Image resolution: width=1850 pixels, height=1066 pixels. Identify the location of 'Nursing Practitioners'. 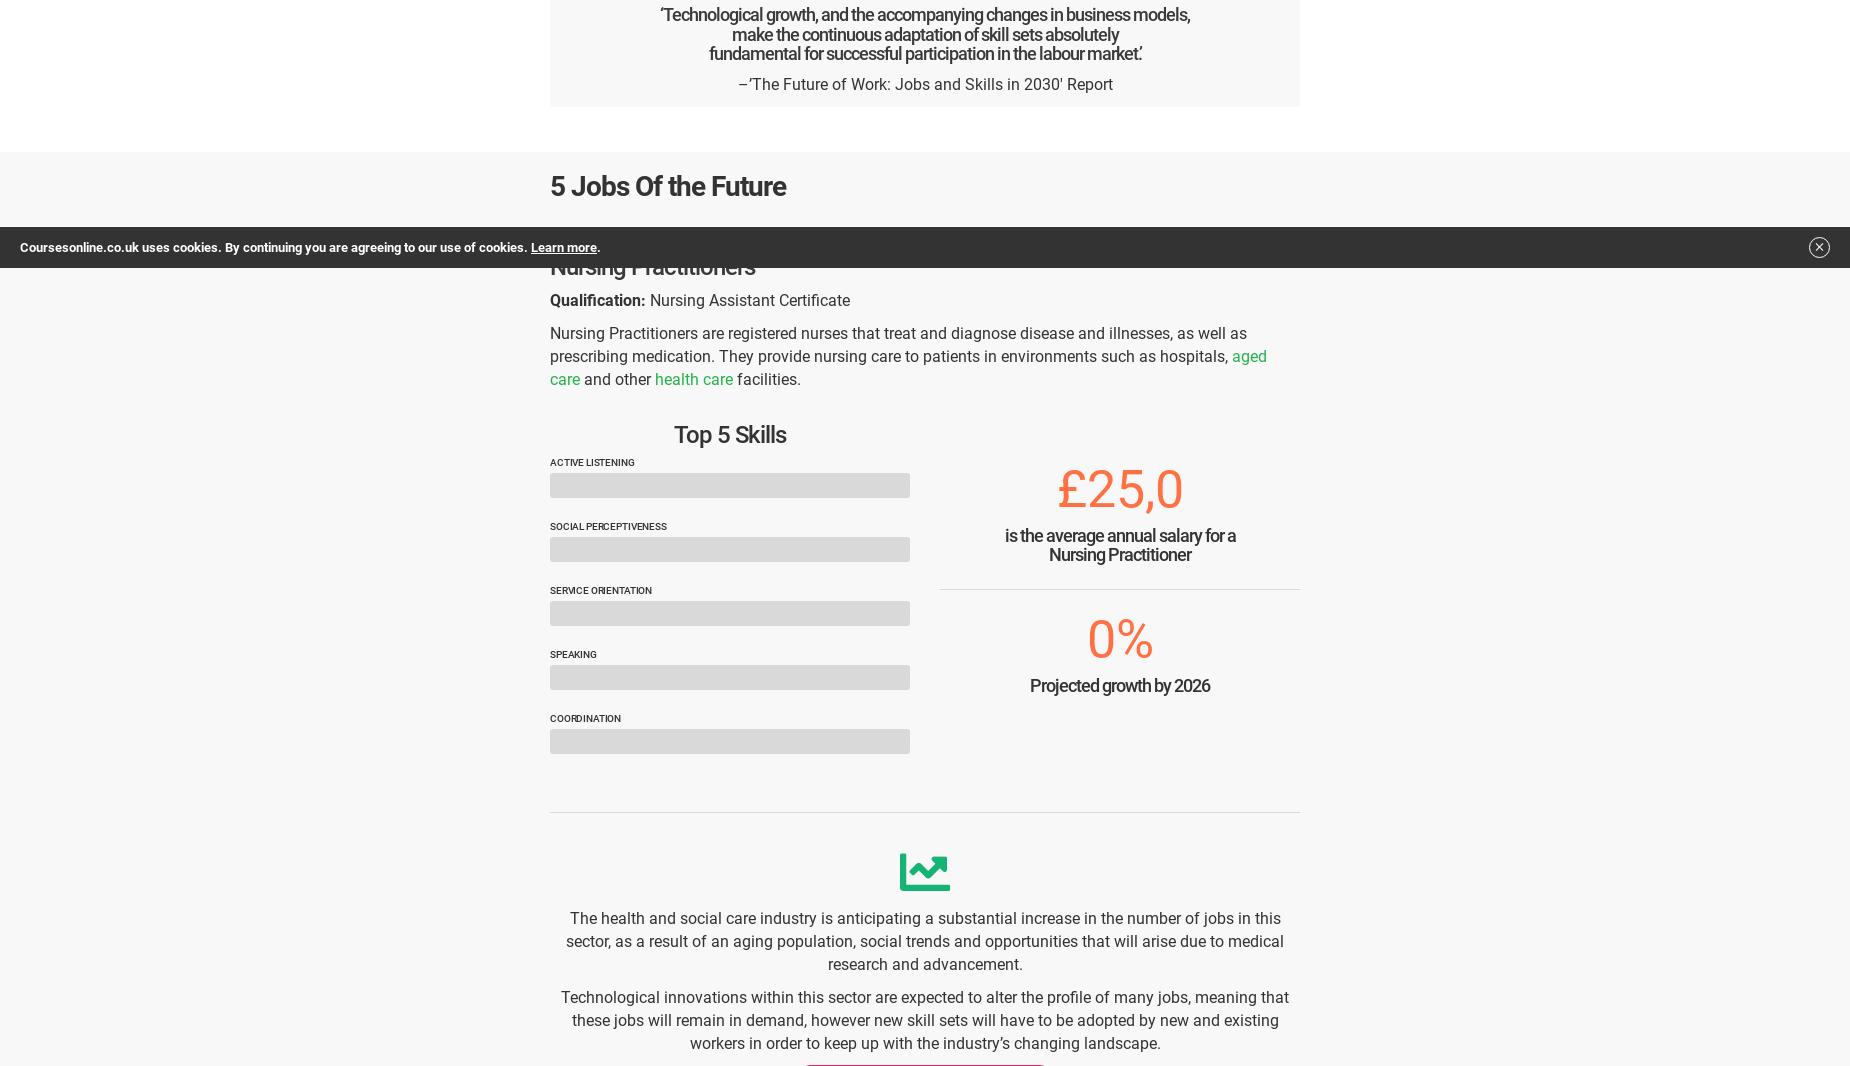
(550, 264).